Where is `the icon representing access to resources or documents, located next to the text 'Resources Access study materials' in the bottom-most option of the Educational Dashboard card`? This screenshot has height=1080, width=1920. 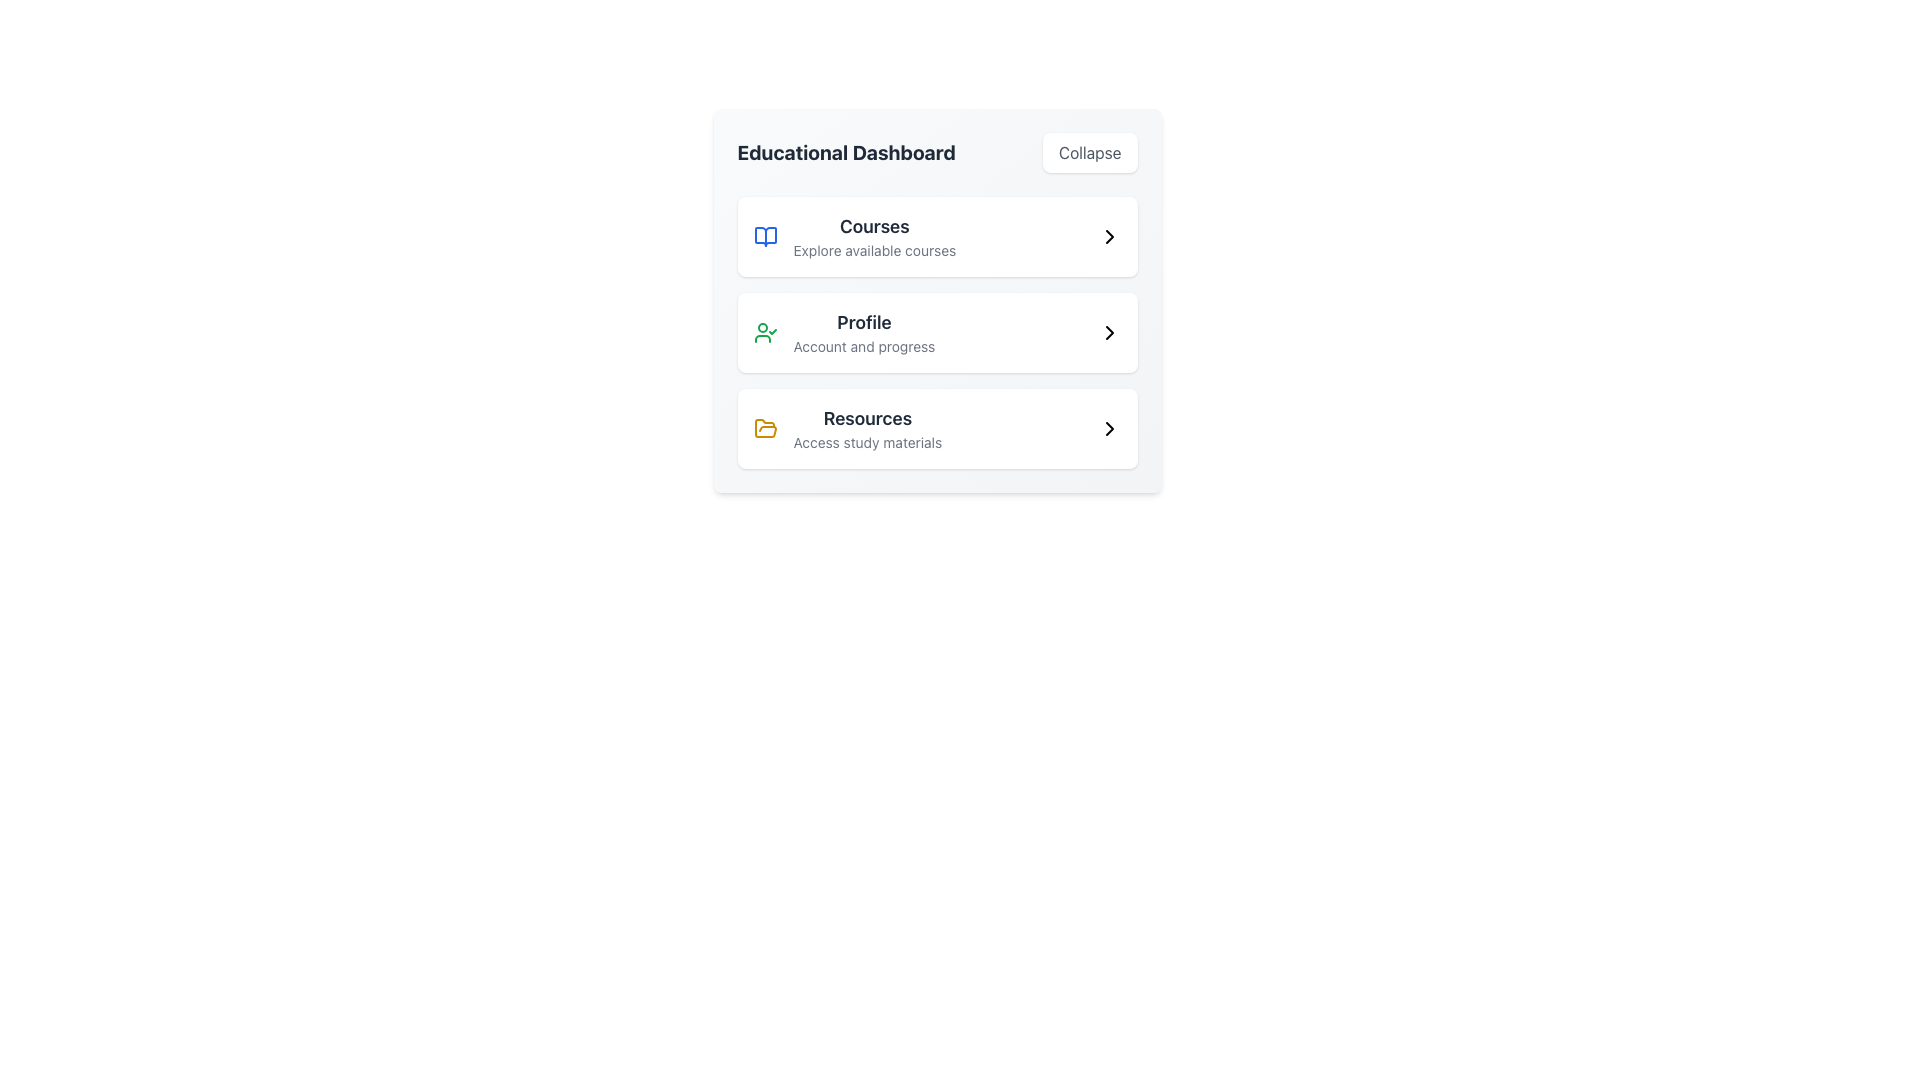
the icon representing access to resources or documents, located next to the text 'Resources Access study materials' in the bottom-most option of the Educational Dashboard card is located at coordinates (764, 427).